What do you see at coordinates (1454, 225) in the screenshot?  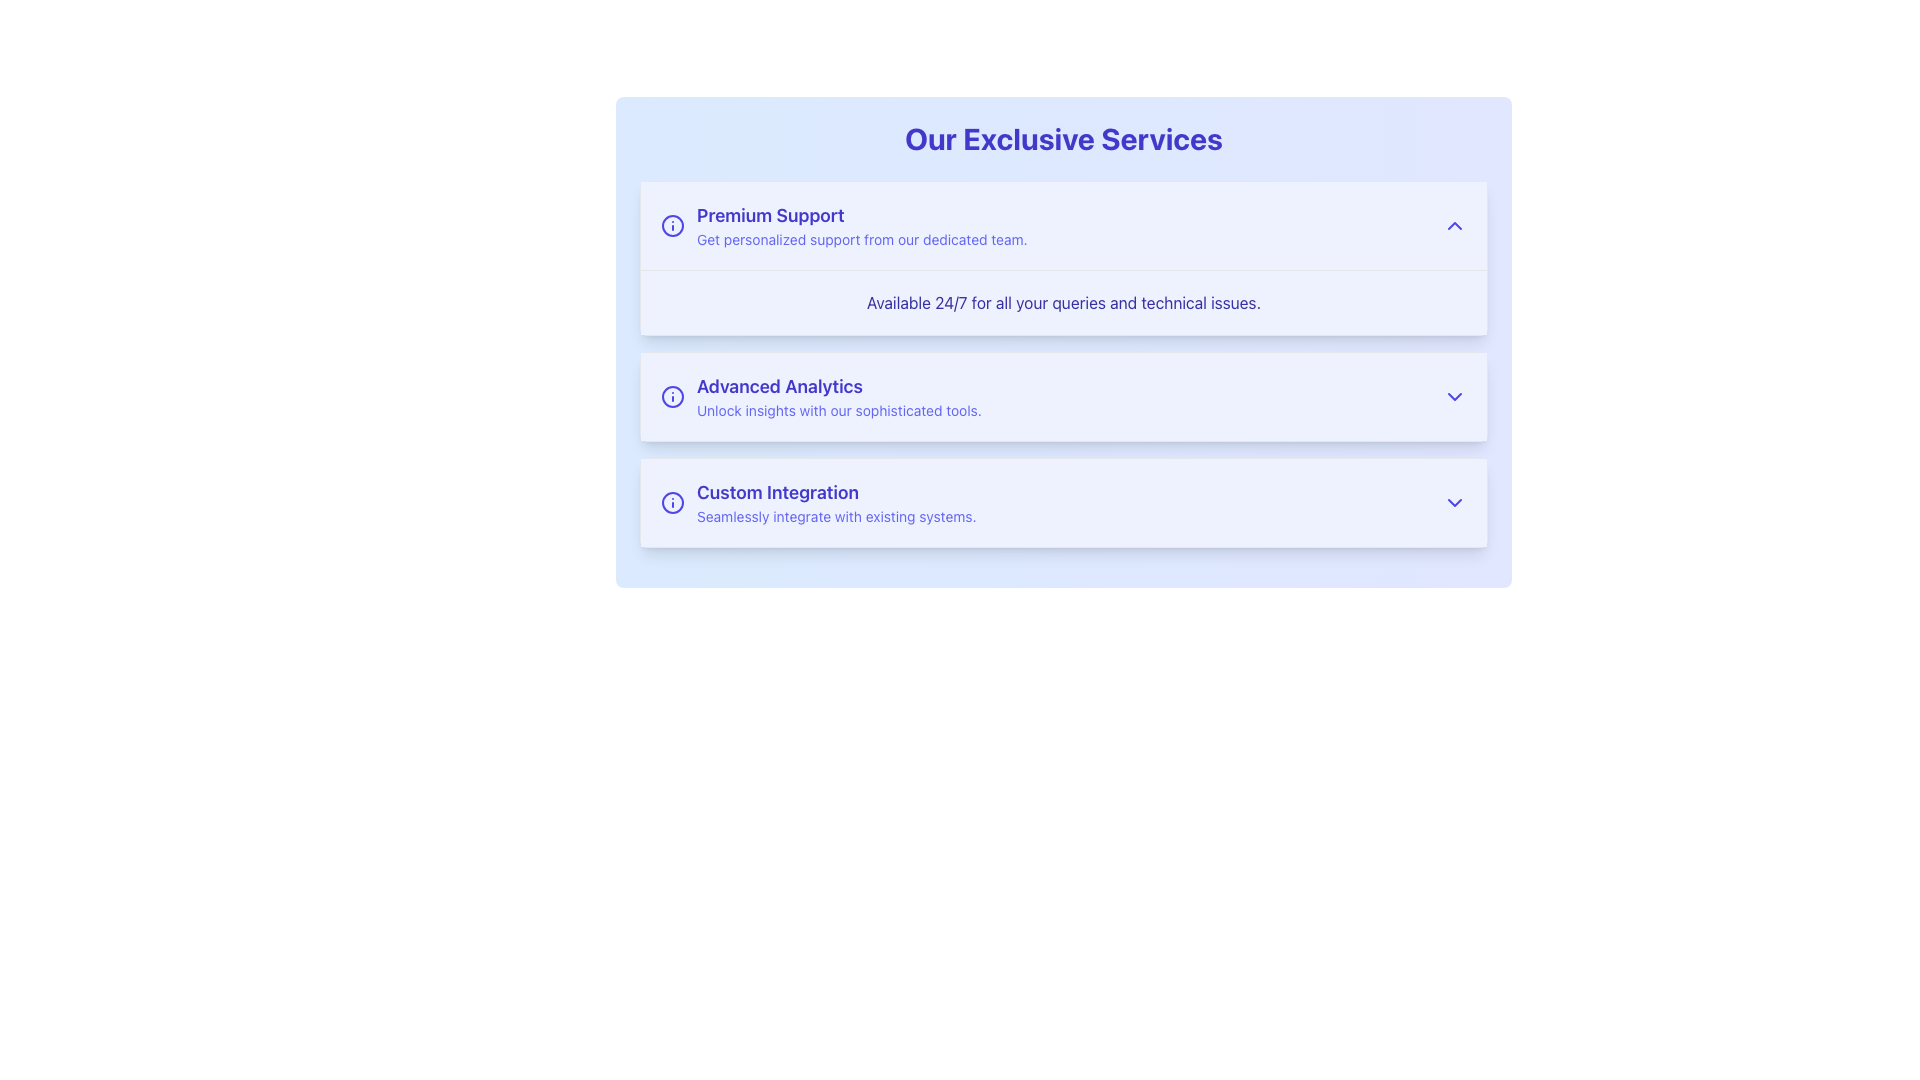 I see `the indigo chevron upwards icon located at the far right of the 'Premium Support' card` at bounding box center [1454, 225].